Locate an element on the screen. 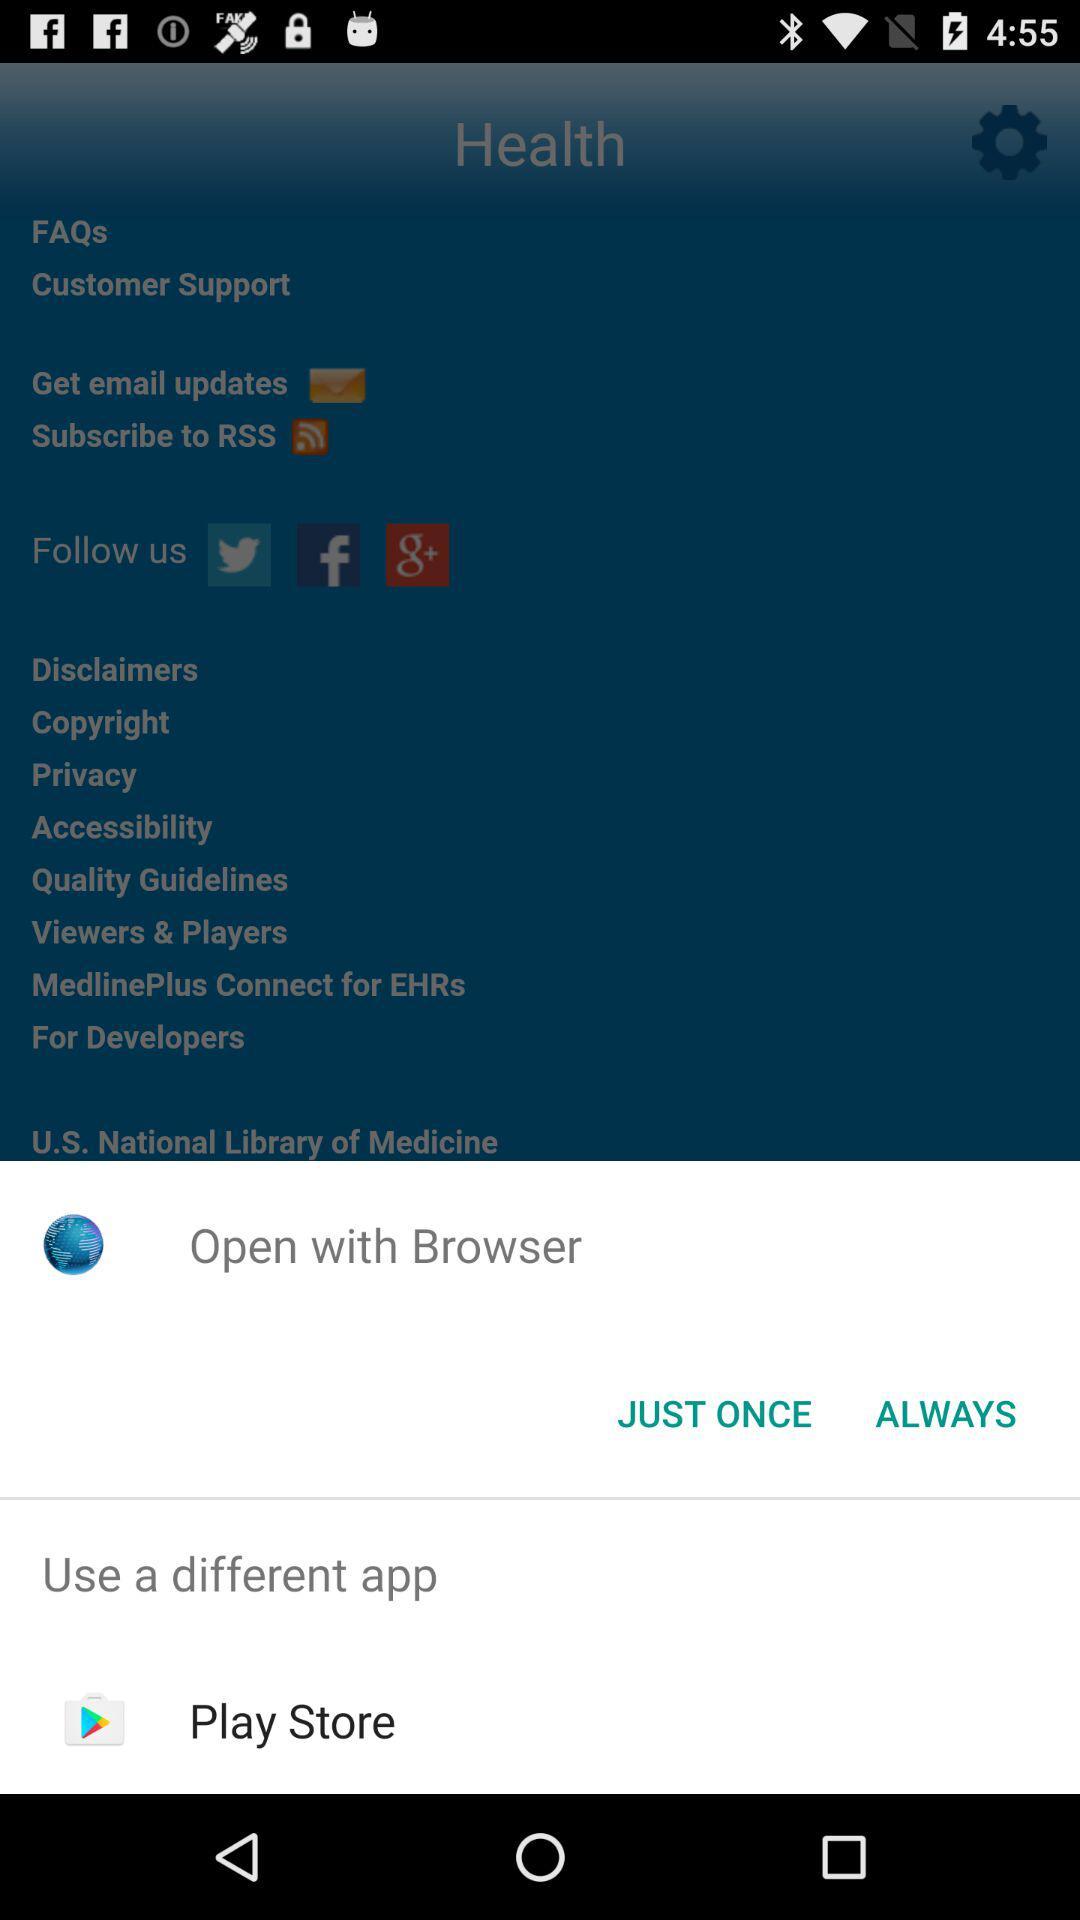 The image size is (1080, 1920). the always at the bottom right corner is located at coordinates (945, 1411).